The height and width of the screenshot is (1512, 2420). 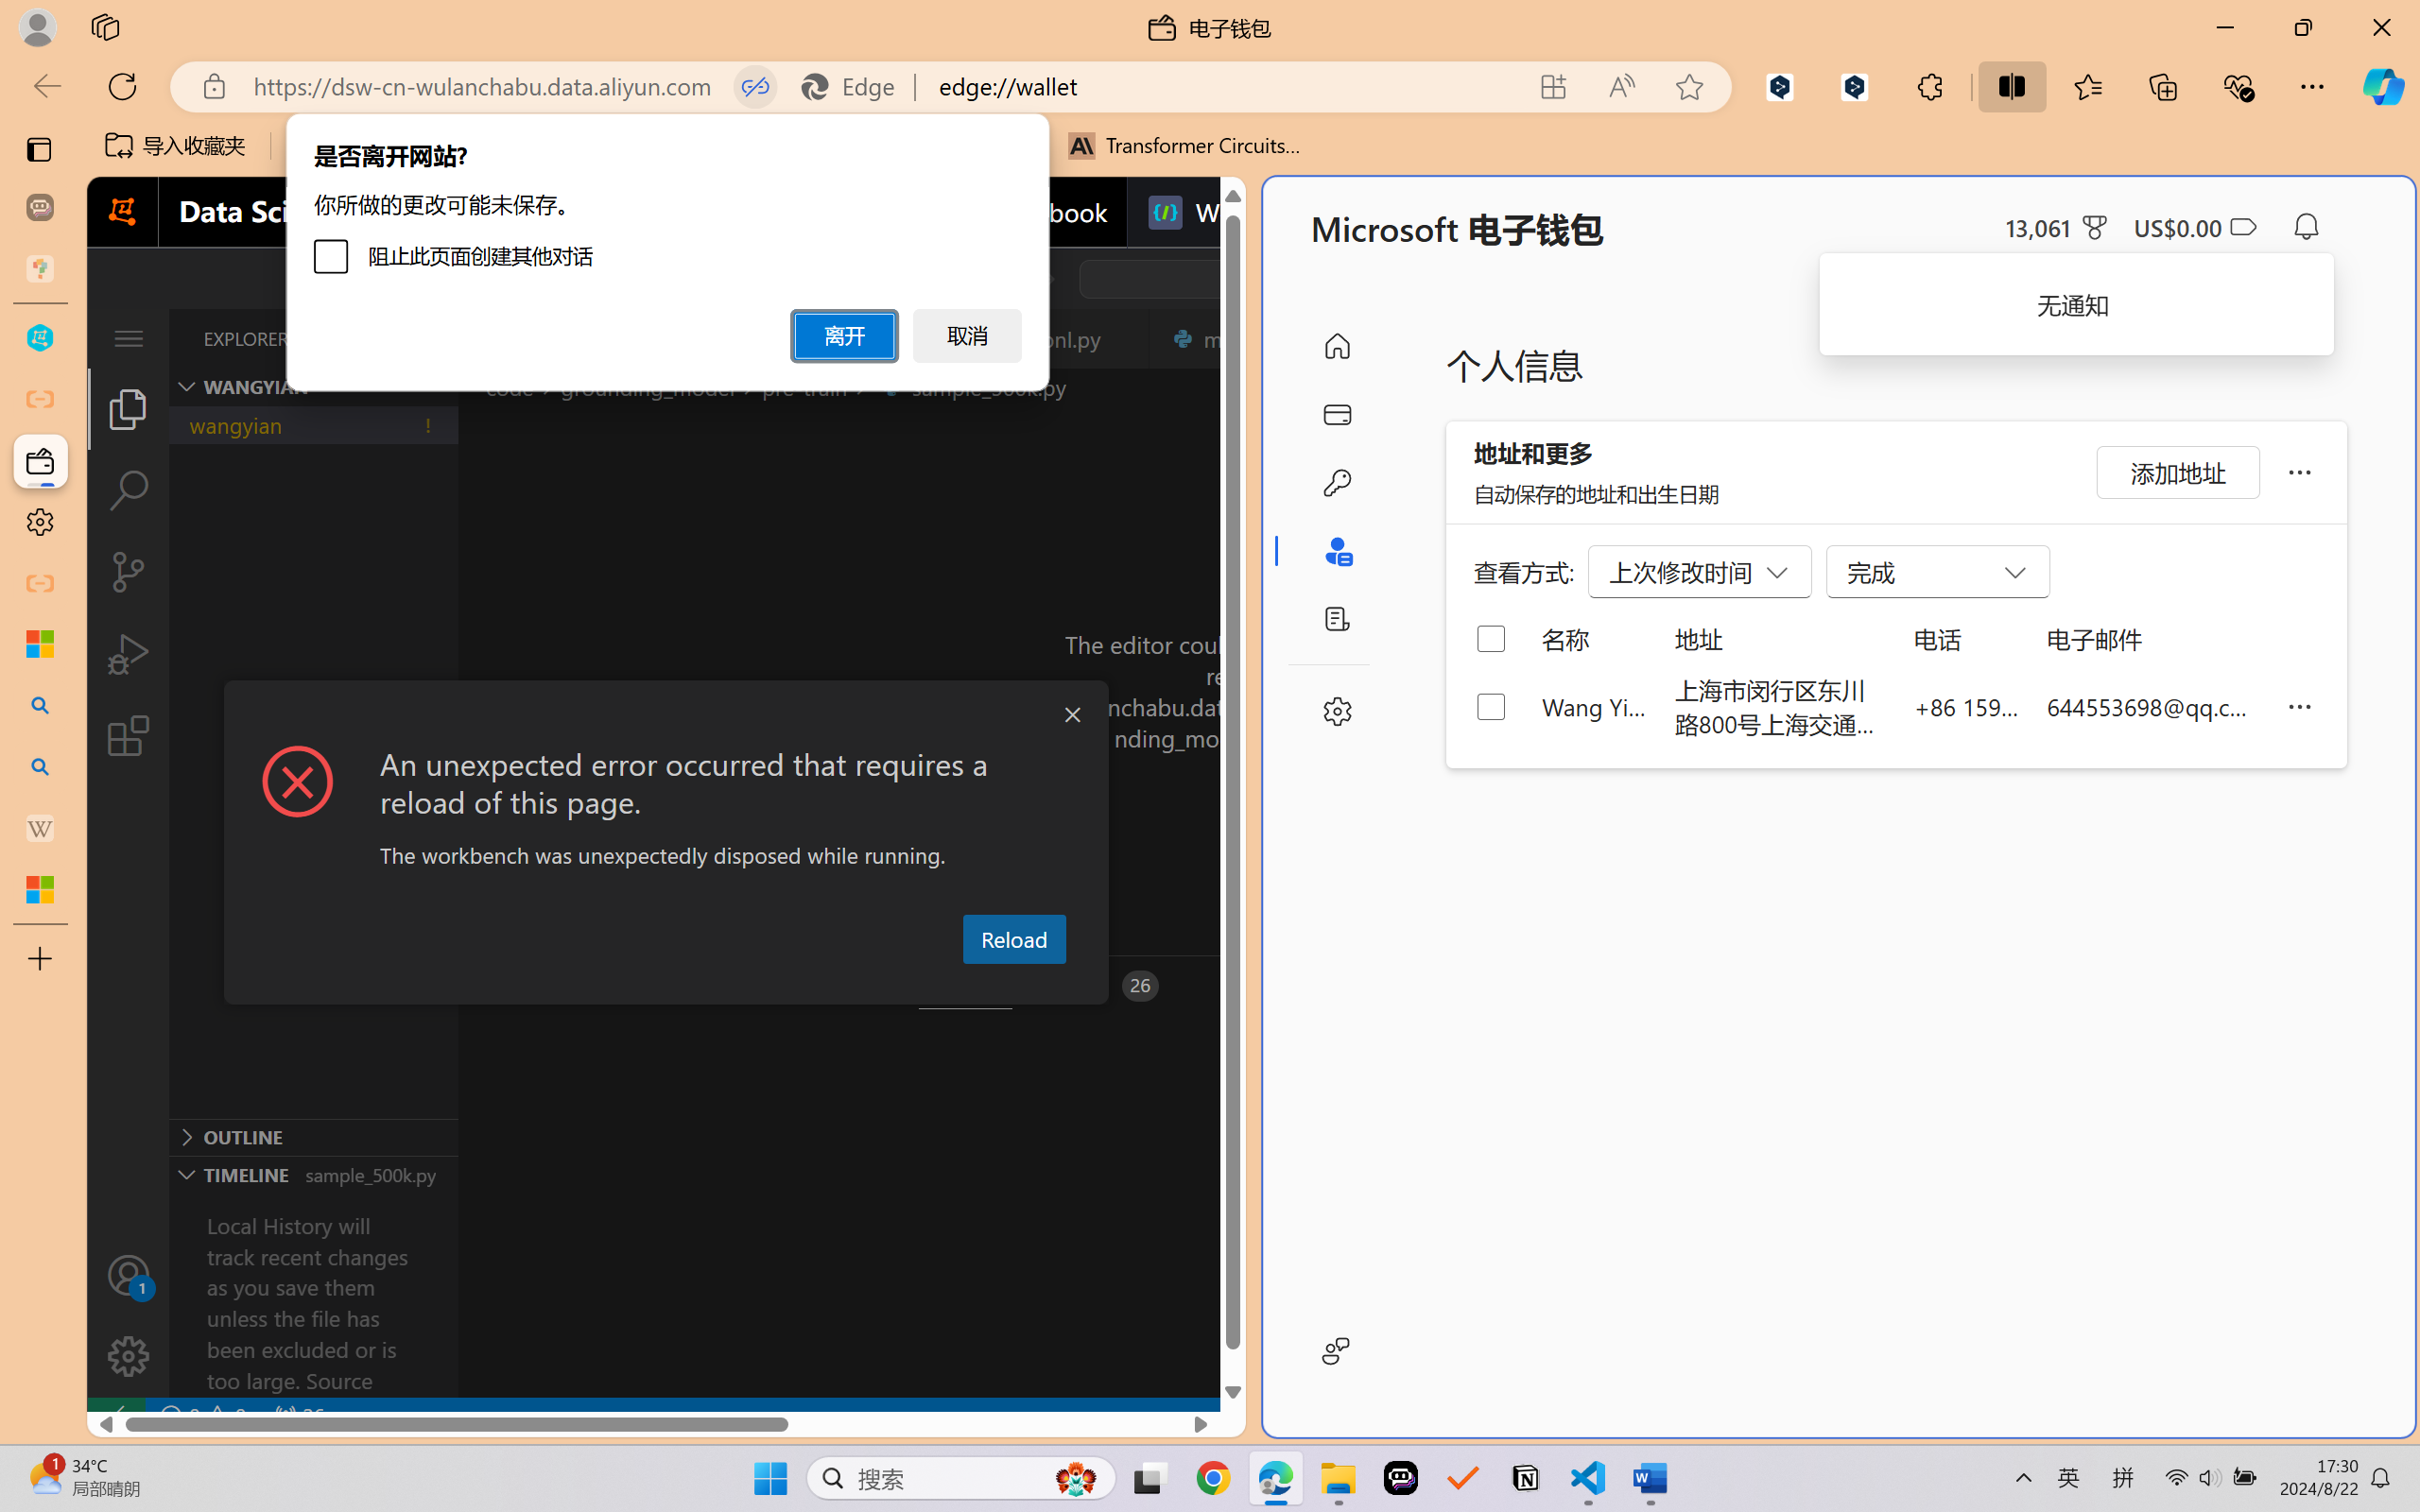 I want to click on 'Microsoft Cashback - US$0.00', so click(x=2194, y=227).